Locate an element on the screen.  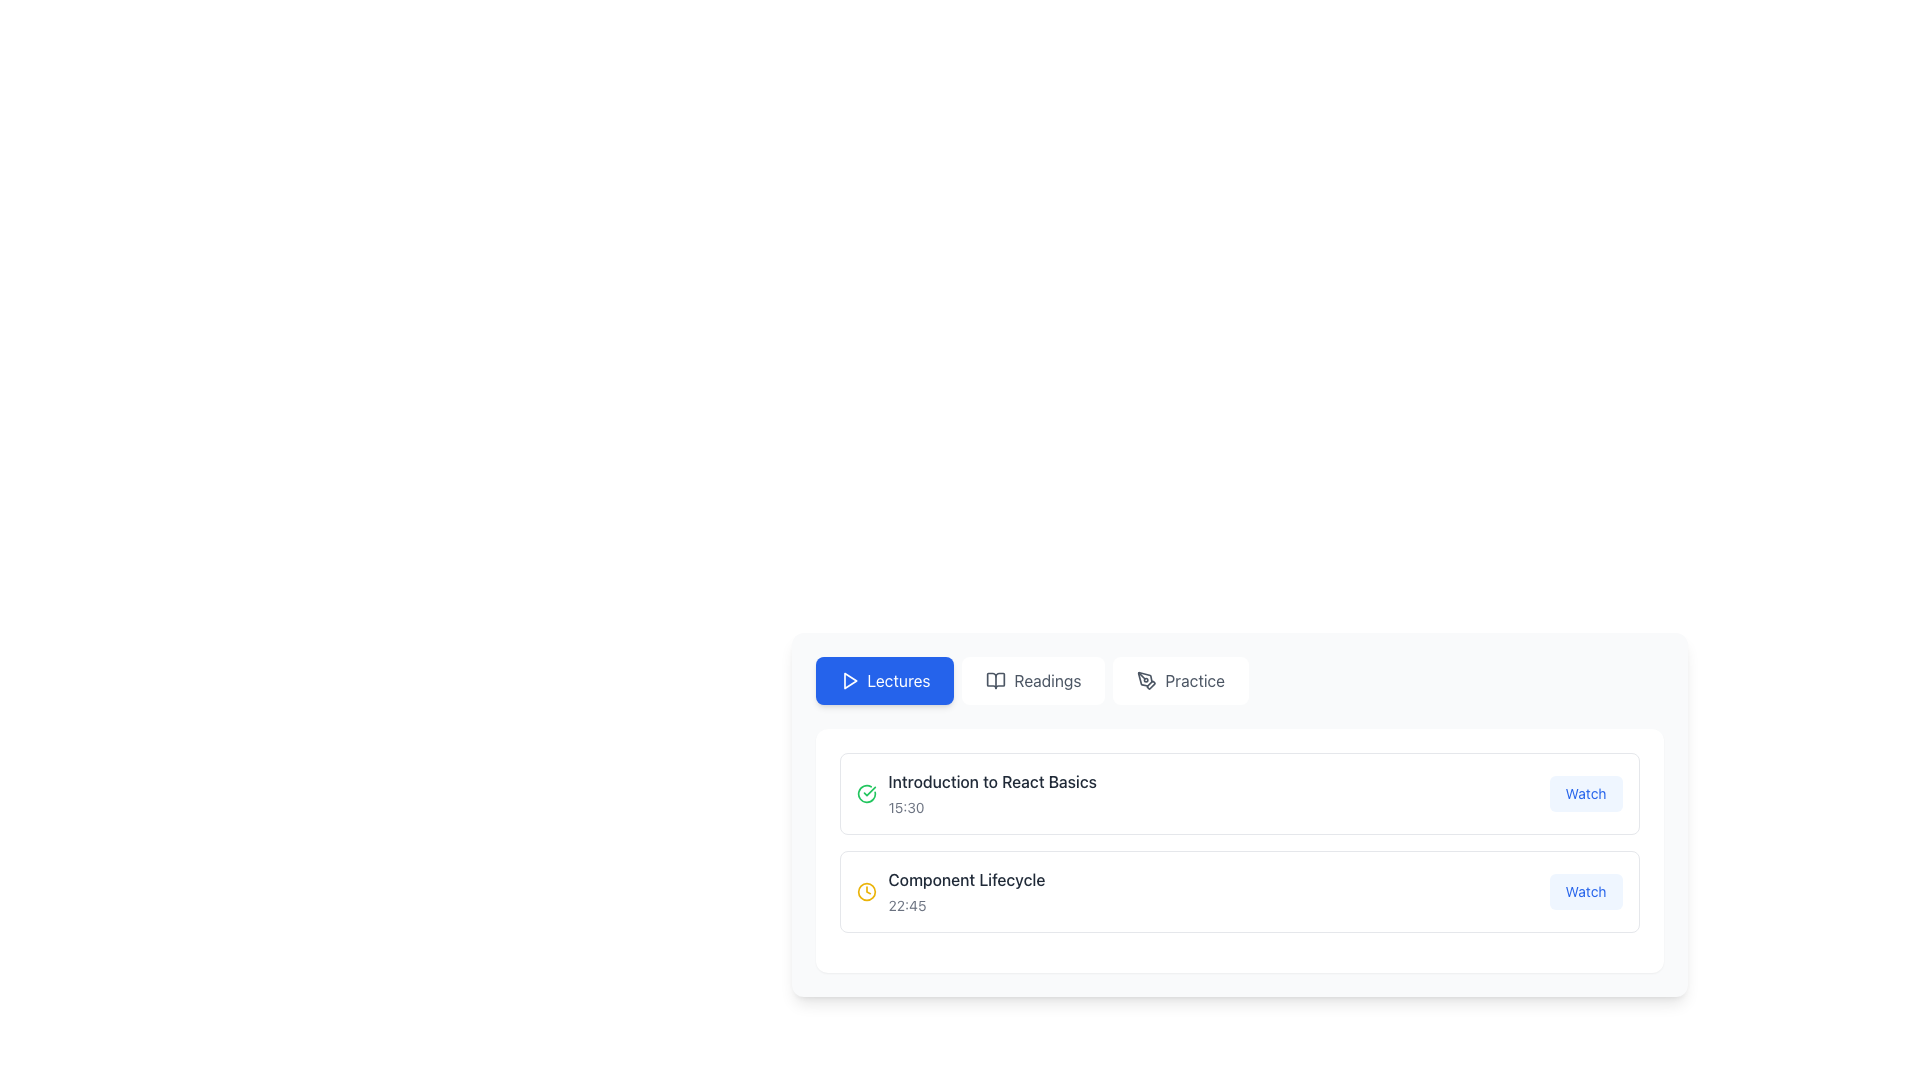
the circular SVG shape that represents a clock boundary, located next to the 'Component Lifecycle' text in the second row of the content section is located at coordinates (866, 890).